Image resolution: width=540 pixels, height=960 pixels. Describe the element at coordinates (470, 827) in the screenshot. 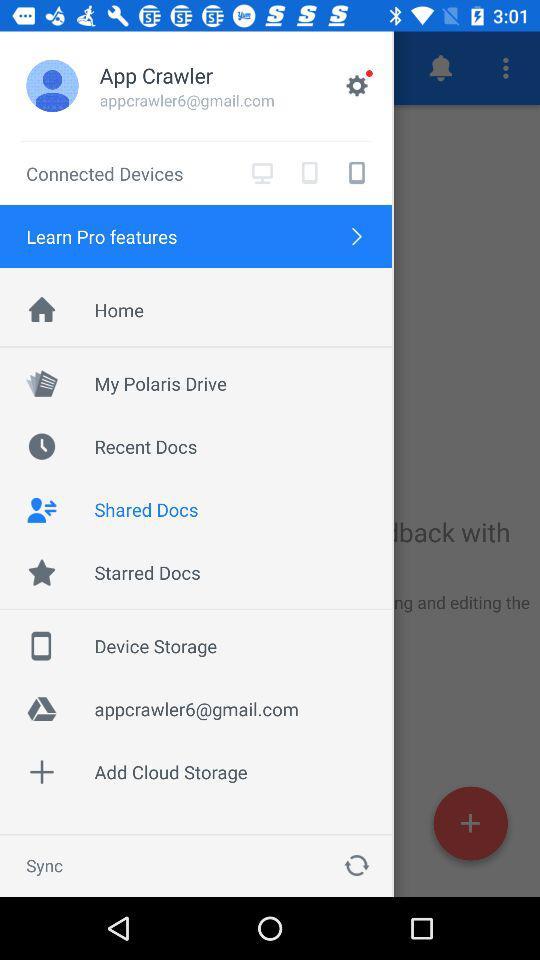

I see `the add icon` at that location.